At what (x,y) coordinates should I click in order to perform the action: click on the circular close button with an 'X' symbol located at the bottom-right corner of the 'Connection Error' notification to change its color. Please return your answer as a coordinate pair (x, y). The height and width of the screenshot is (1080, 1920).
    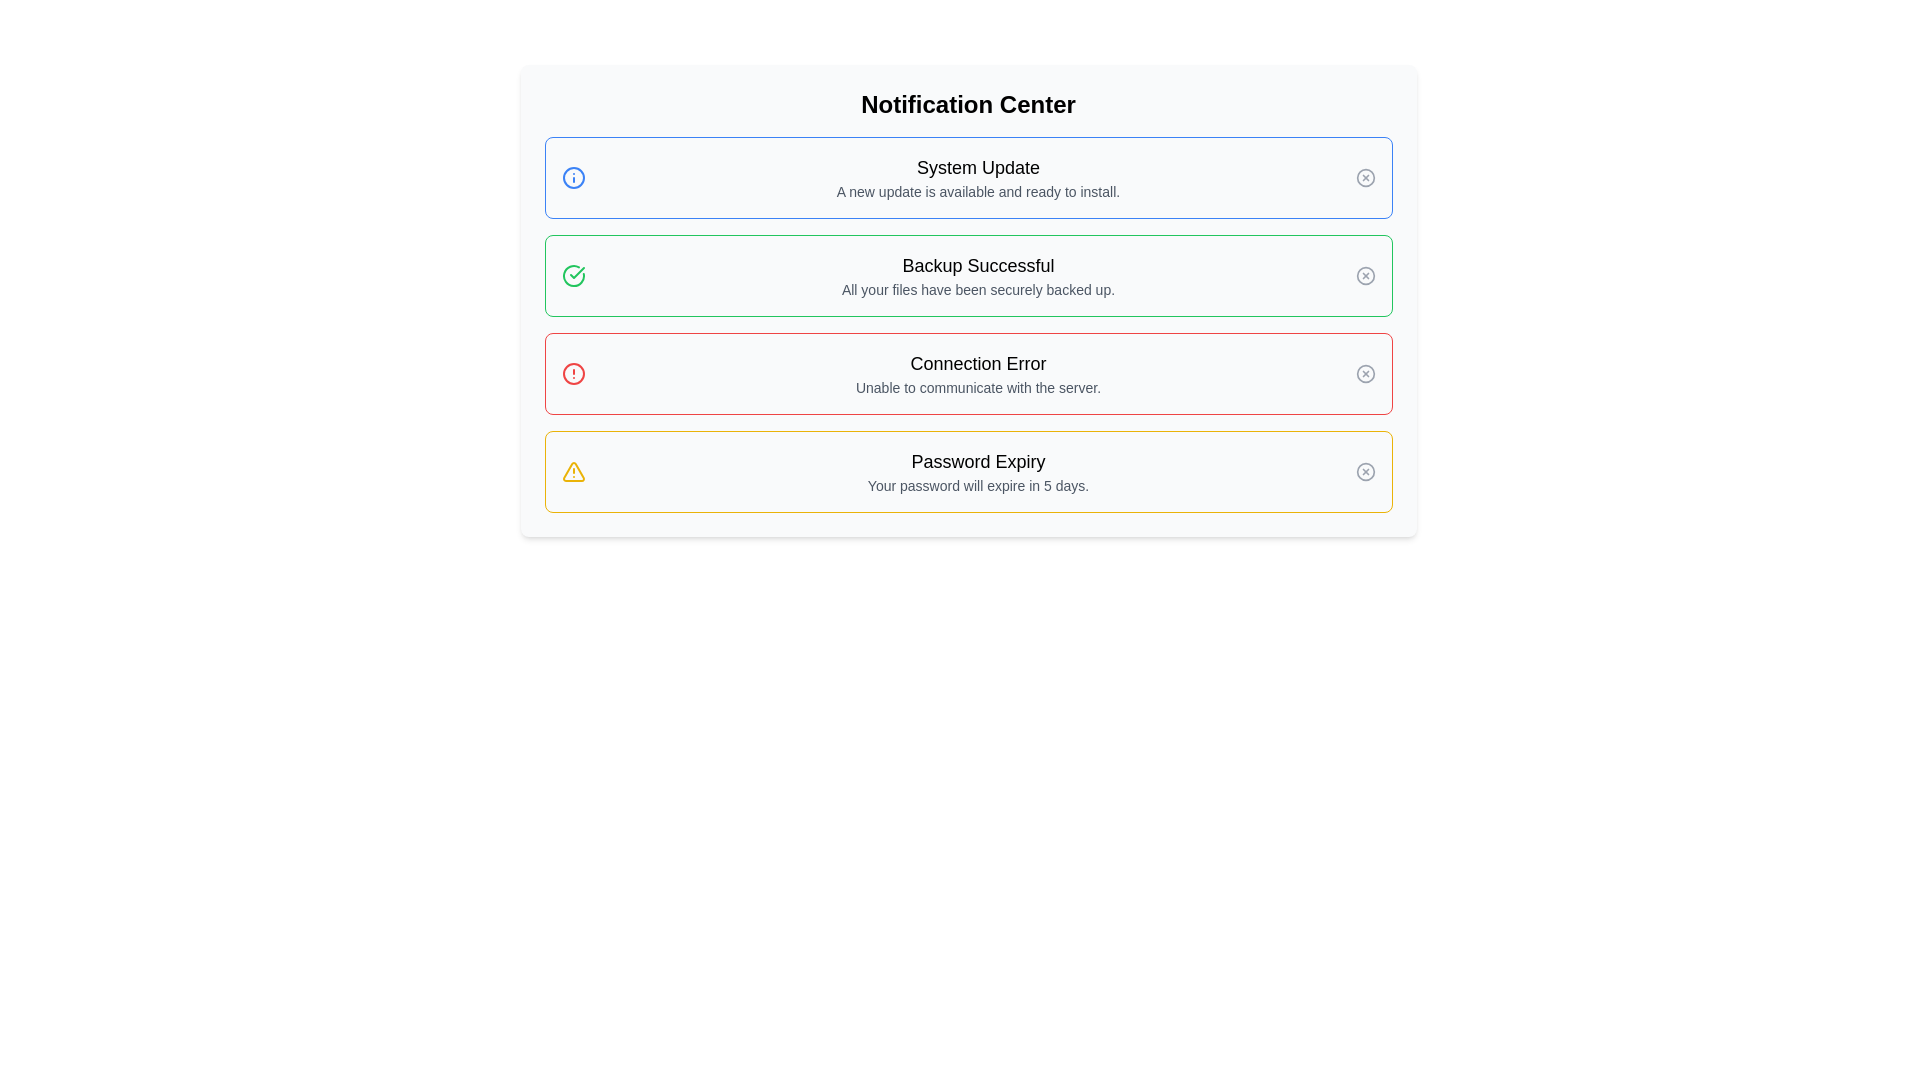
    Looking at the image, I should click on (1364, 374).